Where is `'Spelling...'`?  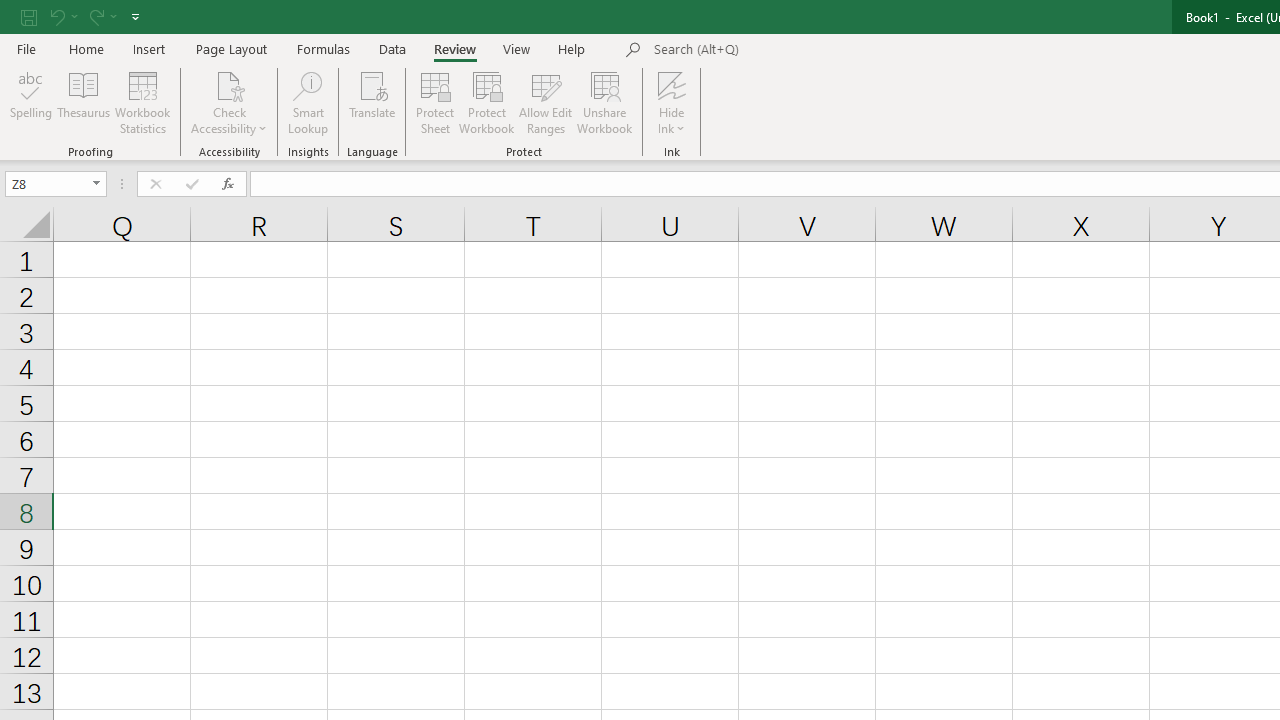
'Spelling...' is located at coordinates (31, 103).